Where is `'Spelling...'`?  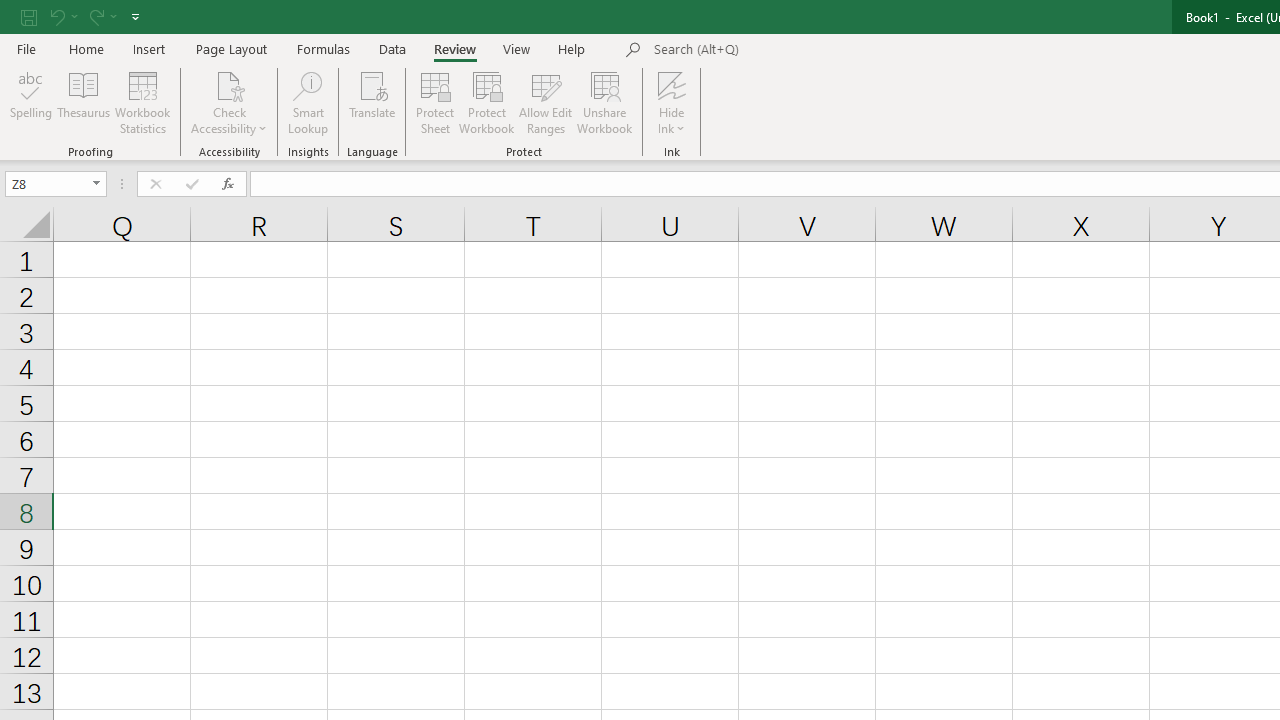
'Spelling...' is located at coordinates (31, 103).